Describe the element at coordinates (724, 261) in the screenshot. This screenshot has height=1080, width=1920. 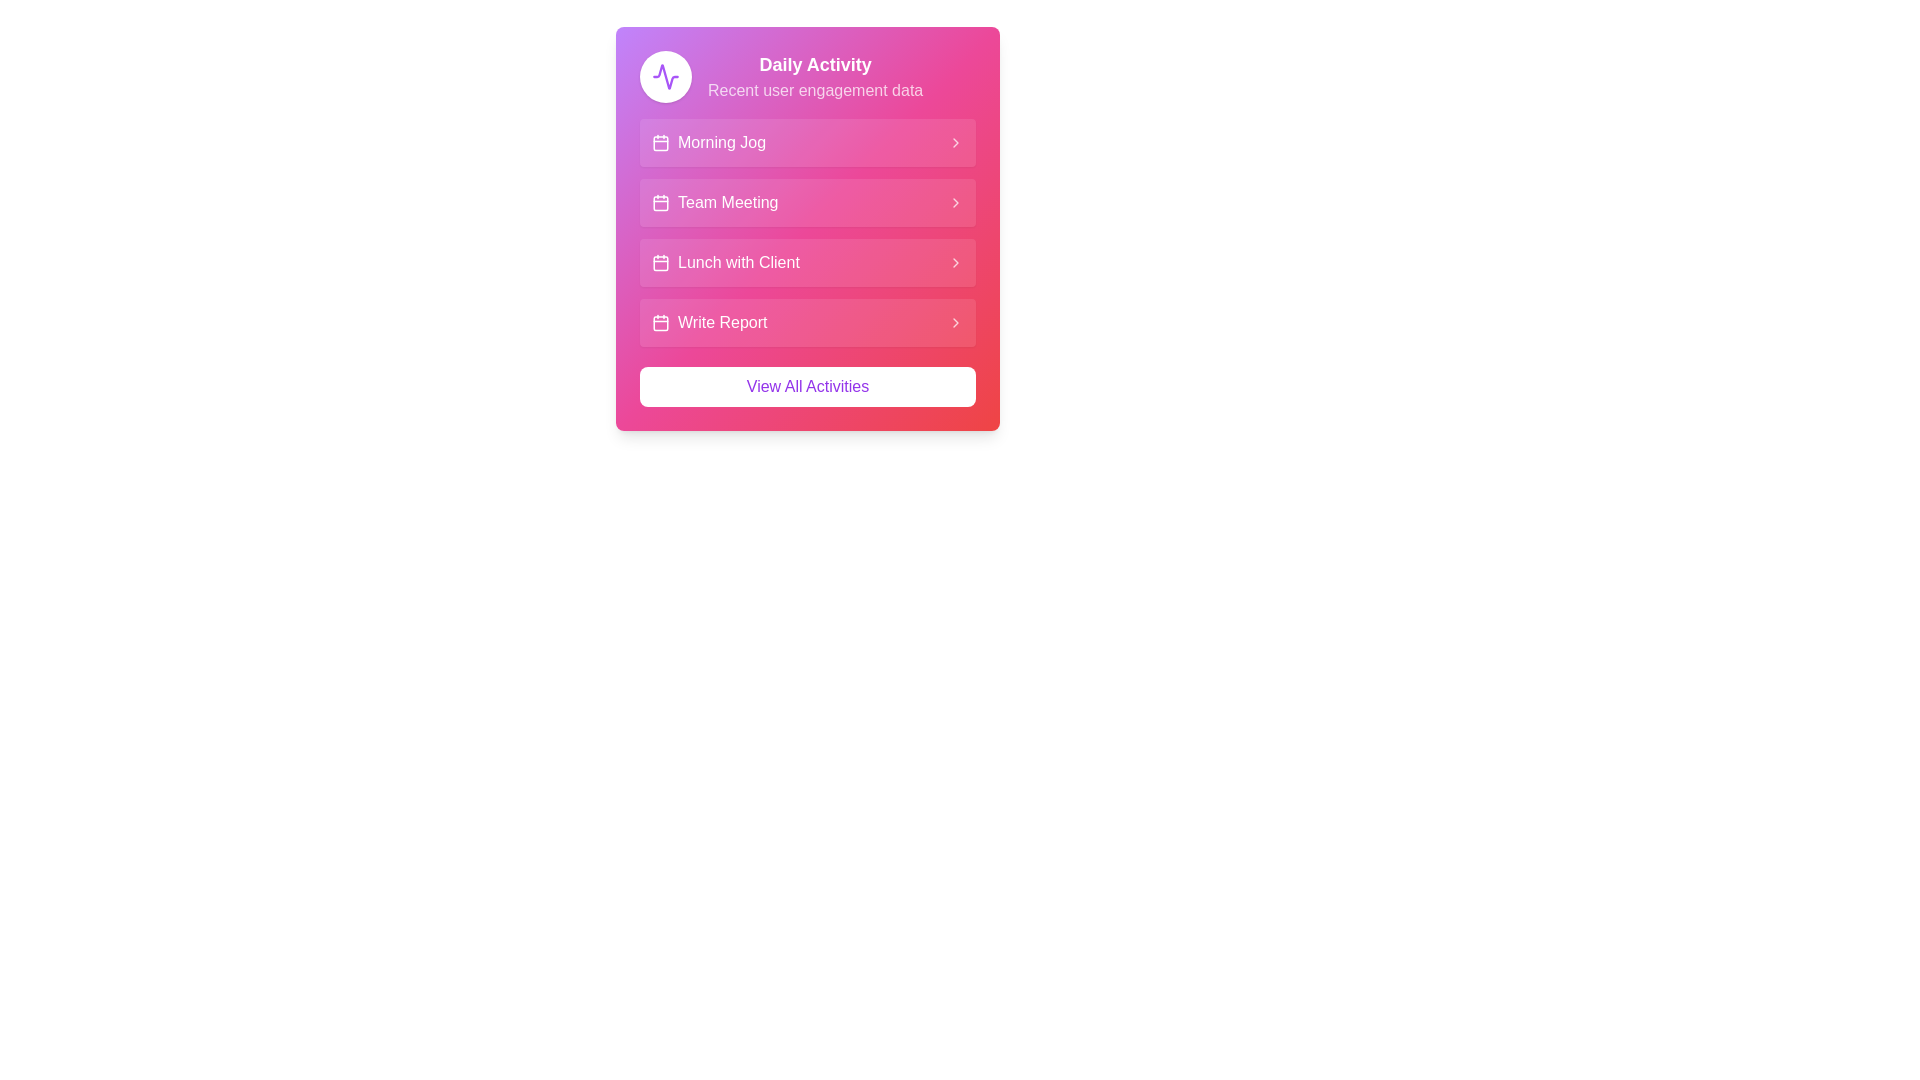
I see `the Text label representing an activity in the list, which is the third item between 'Team Meeting' and 'Write Report'` at that location.